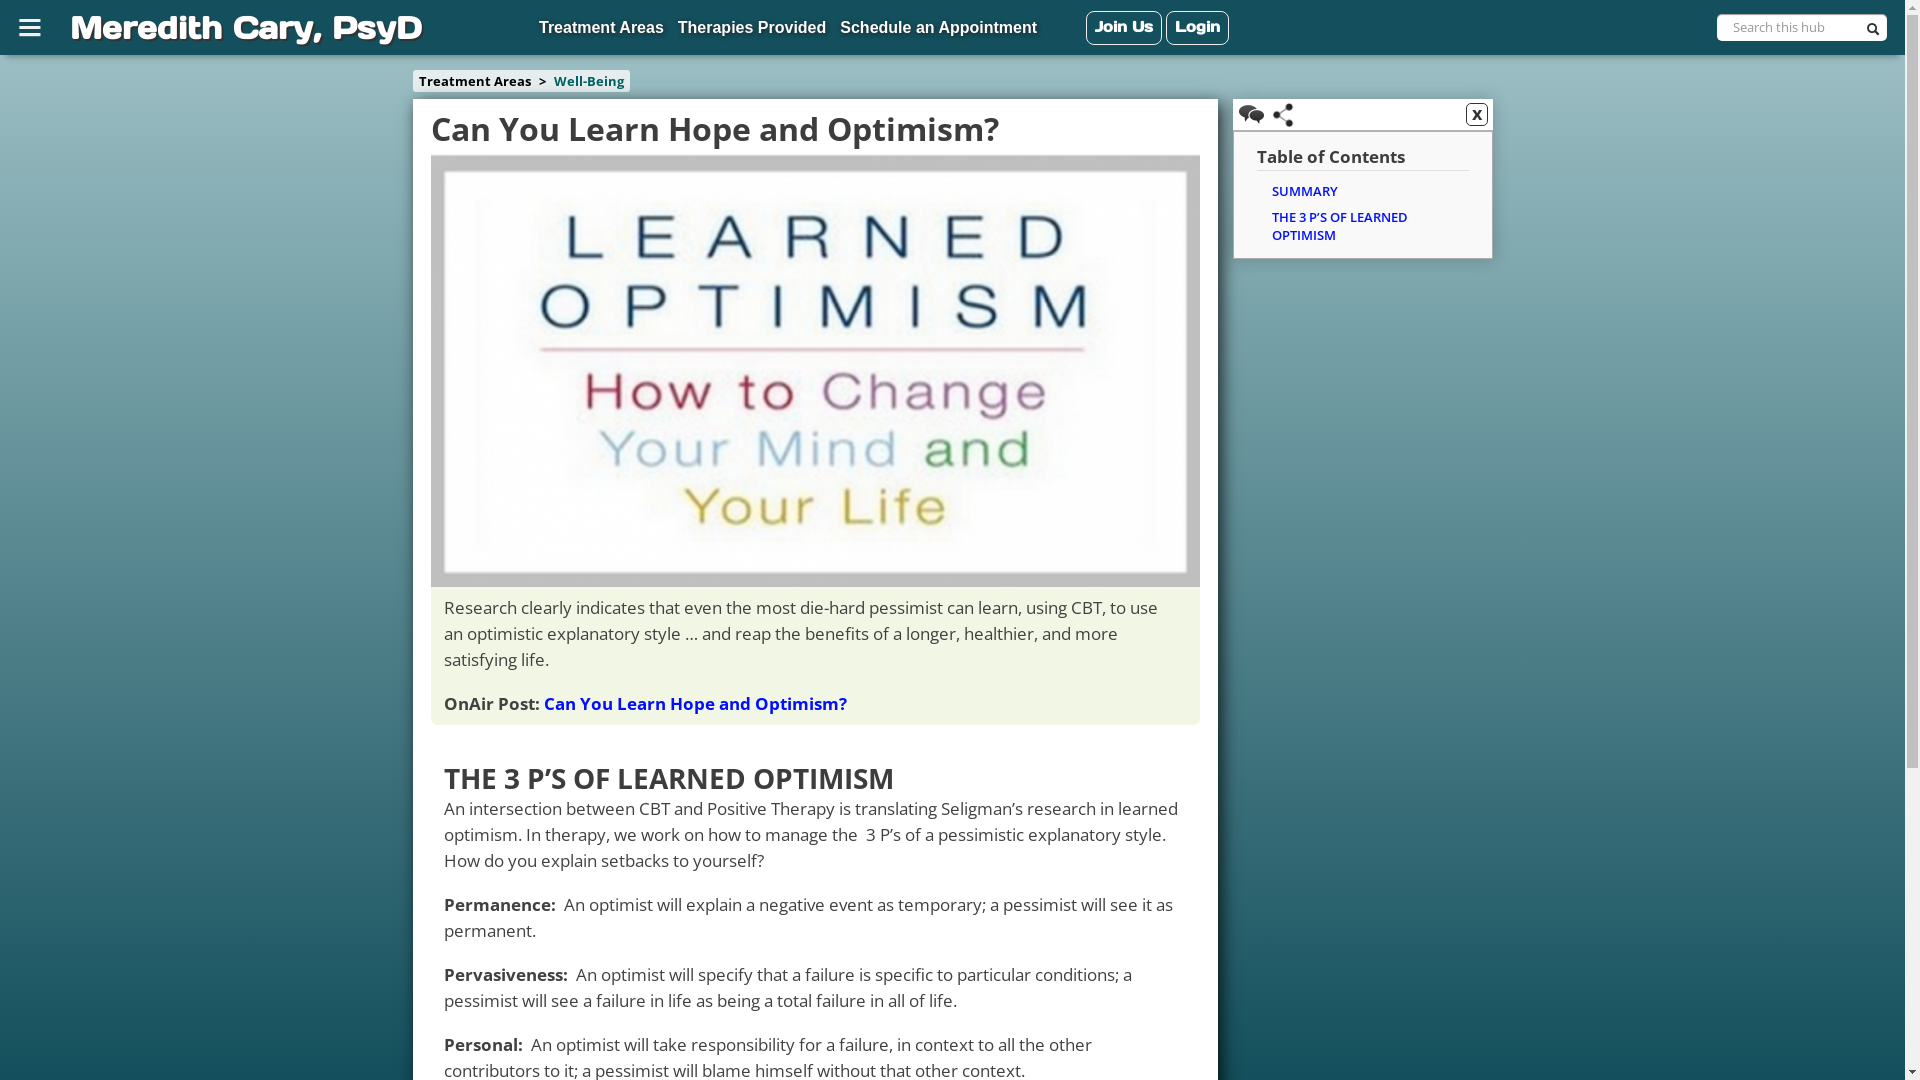  I want to click on 'Site Map', so click(33, 27).